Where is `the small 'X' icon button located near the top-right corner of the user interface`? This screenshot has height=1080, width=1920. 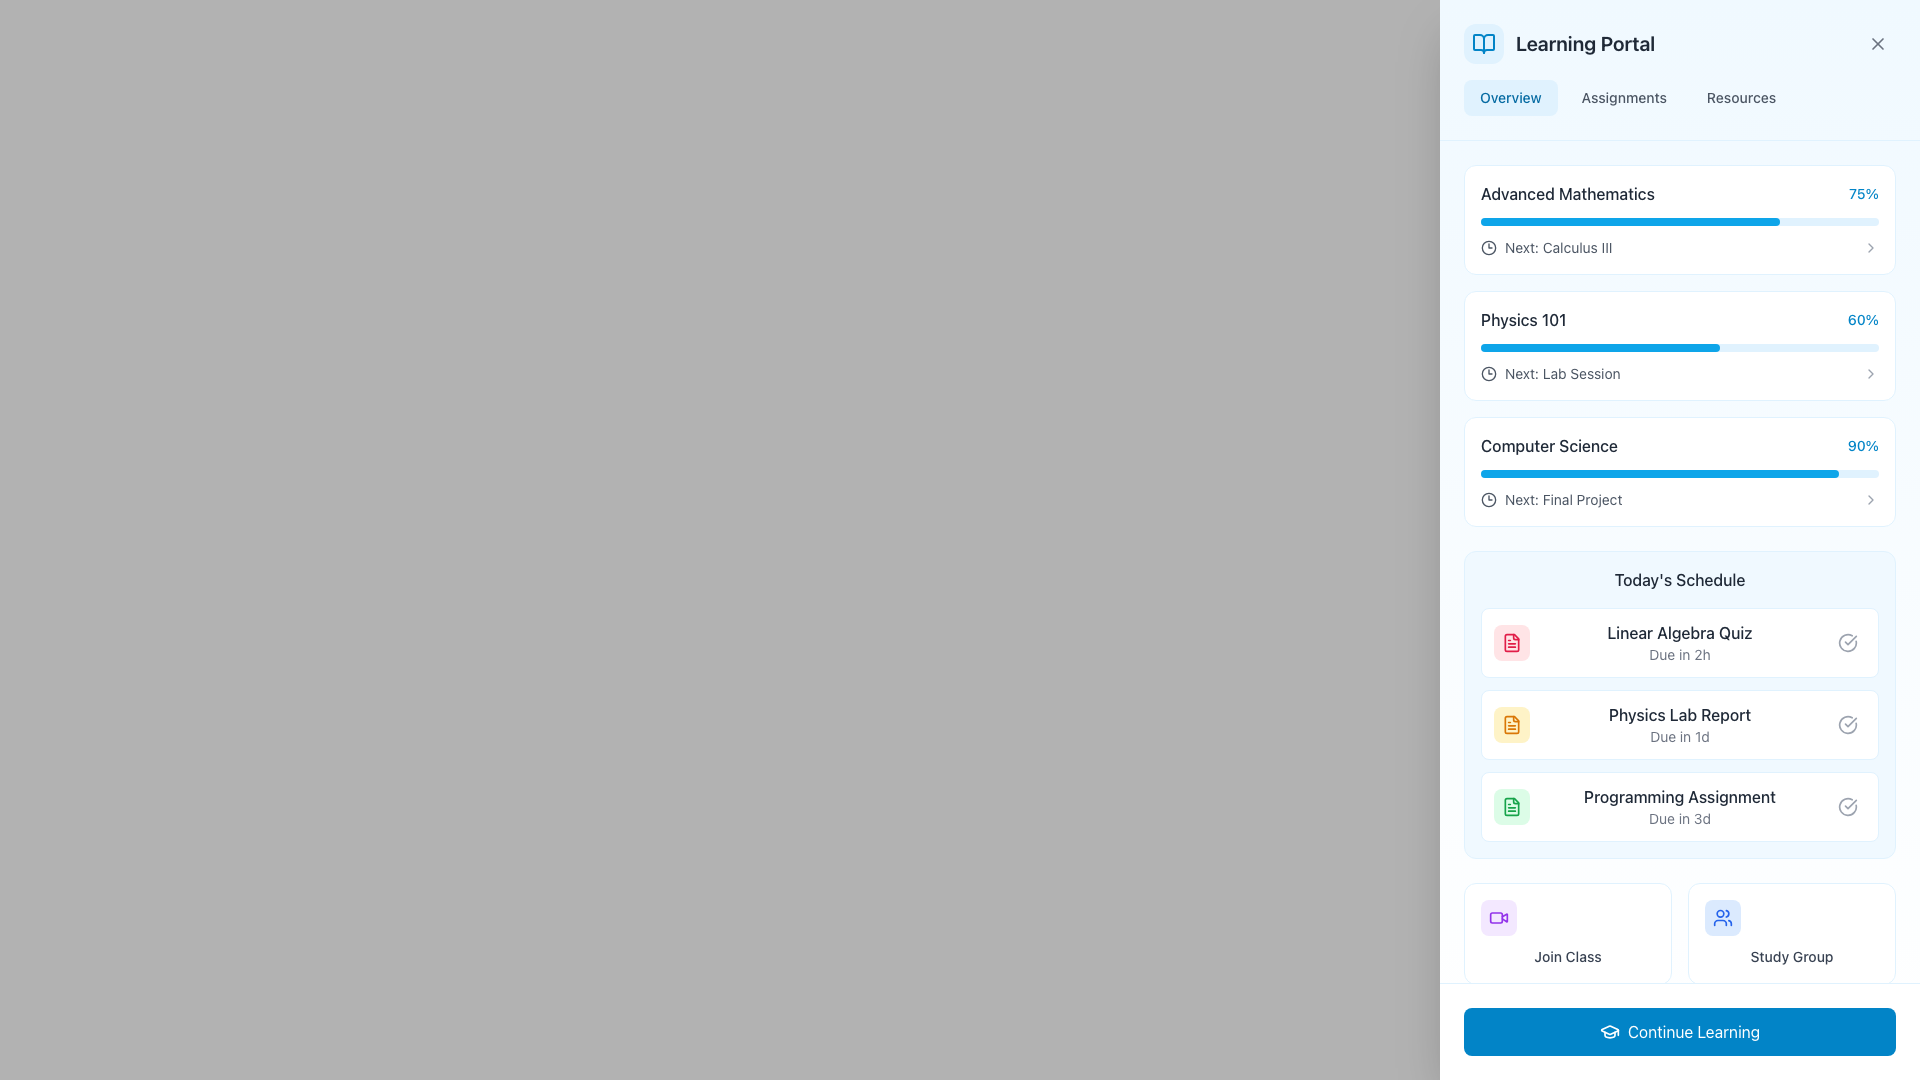 the small 'X' icon button located near the top-right corner of the user interface is located at coordinates (1876, 43).